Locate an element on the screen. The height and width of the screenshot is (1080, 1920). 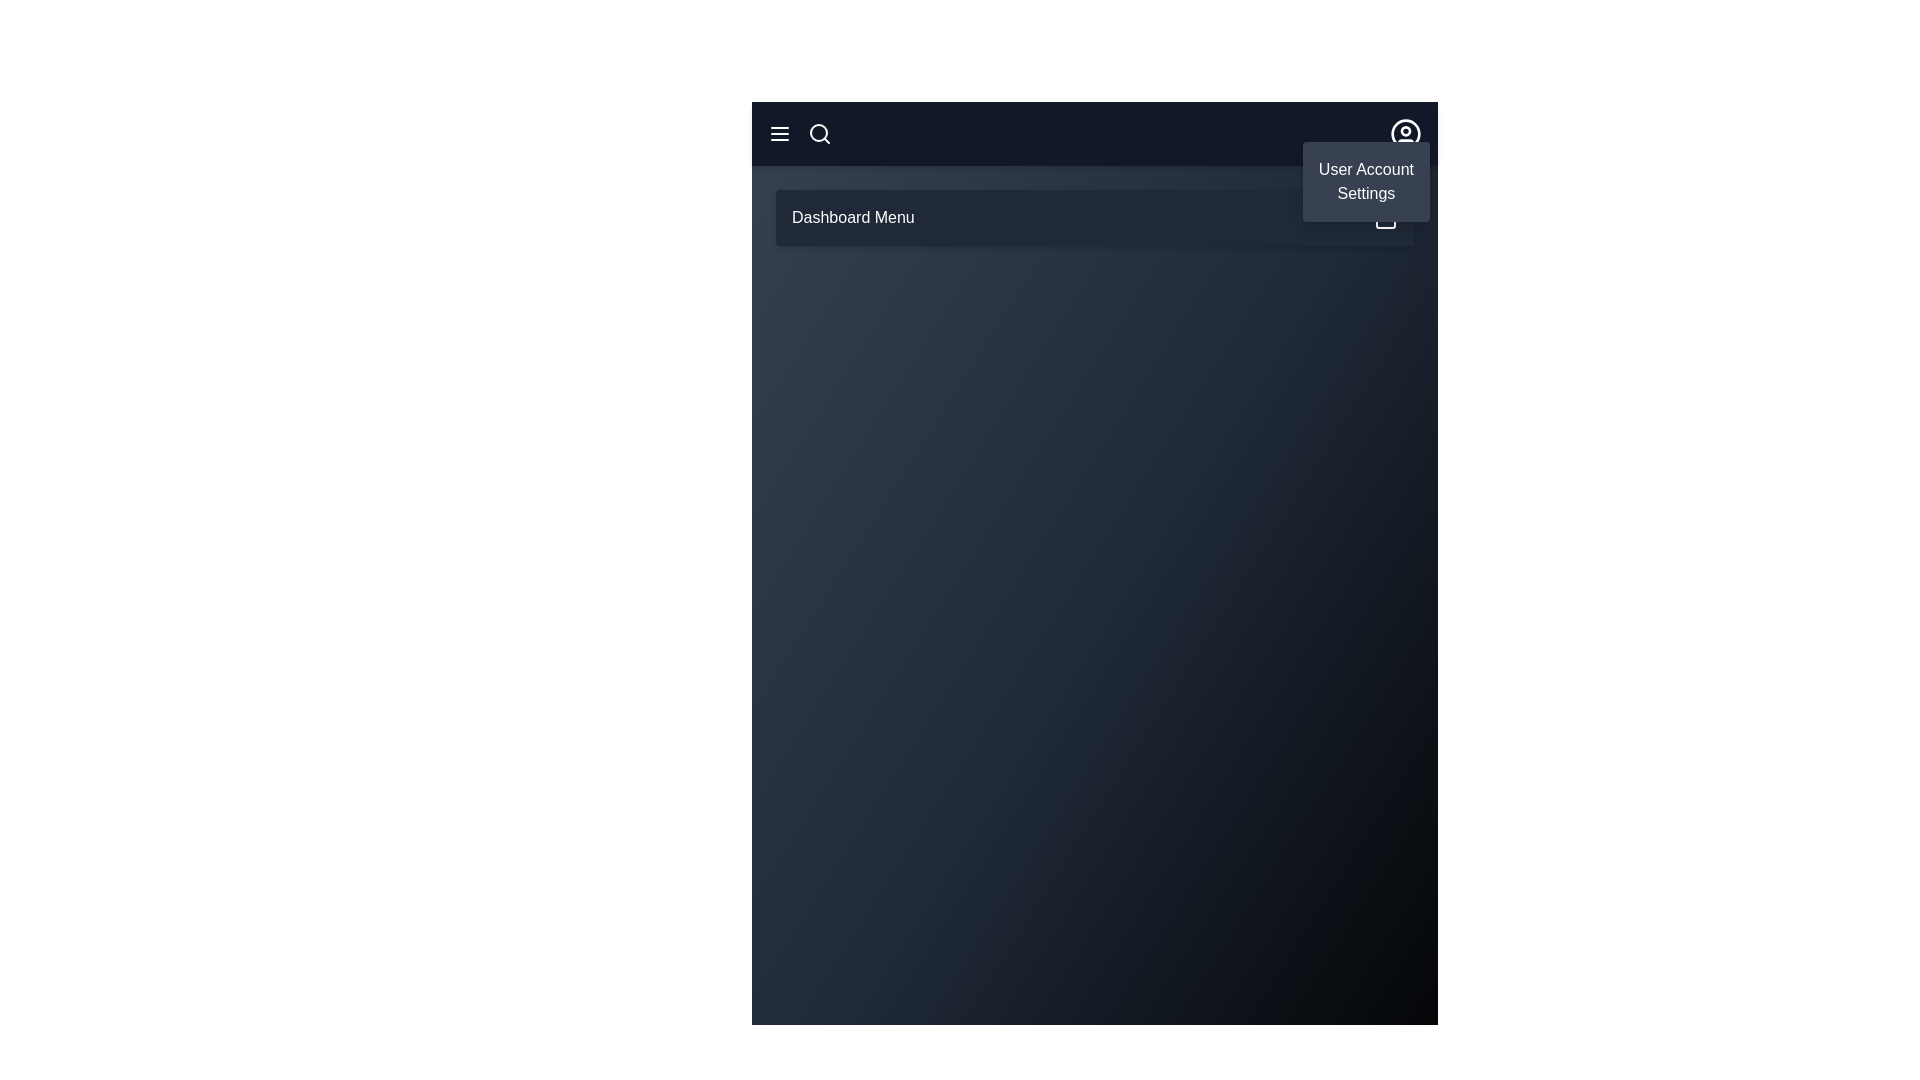
user icon to toggle the user menu is located at coordinates (1405, 134).